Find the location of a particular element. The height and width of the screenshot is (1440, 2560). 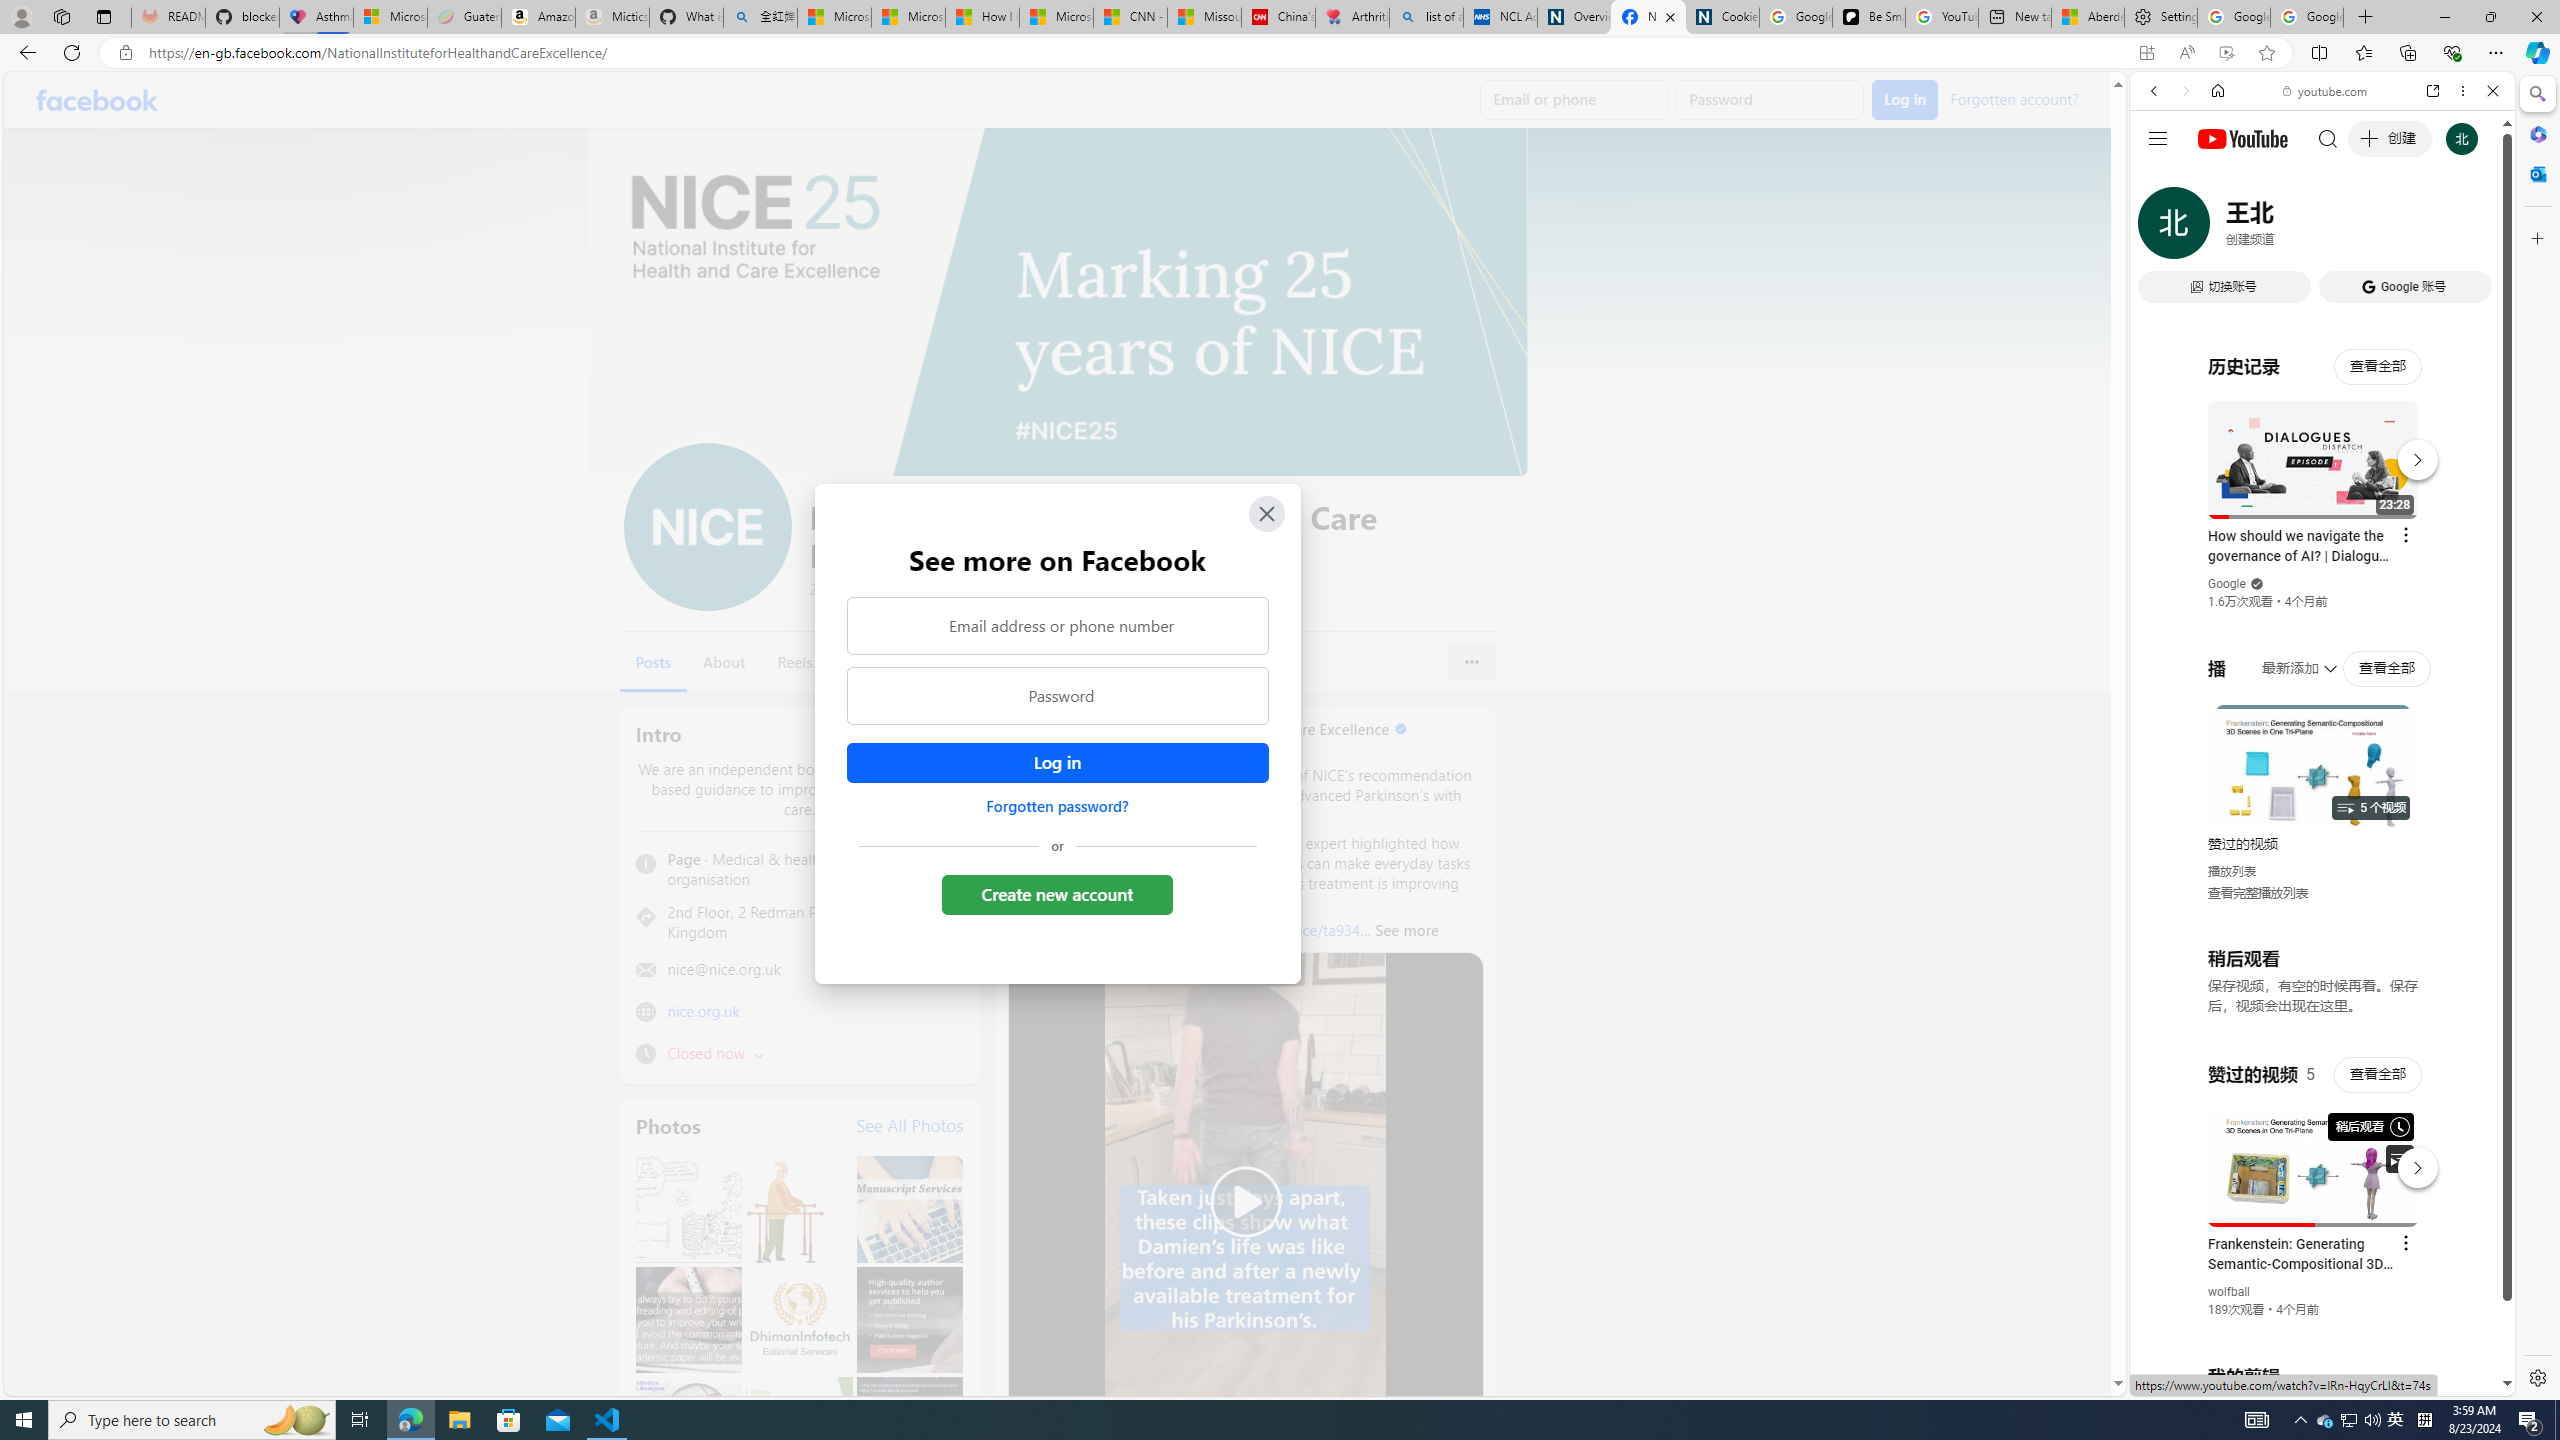

'Accessible login button' is located at coordinates (1056, 762).